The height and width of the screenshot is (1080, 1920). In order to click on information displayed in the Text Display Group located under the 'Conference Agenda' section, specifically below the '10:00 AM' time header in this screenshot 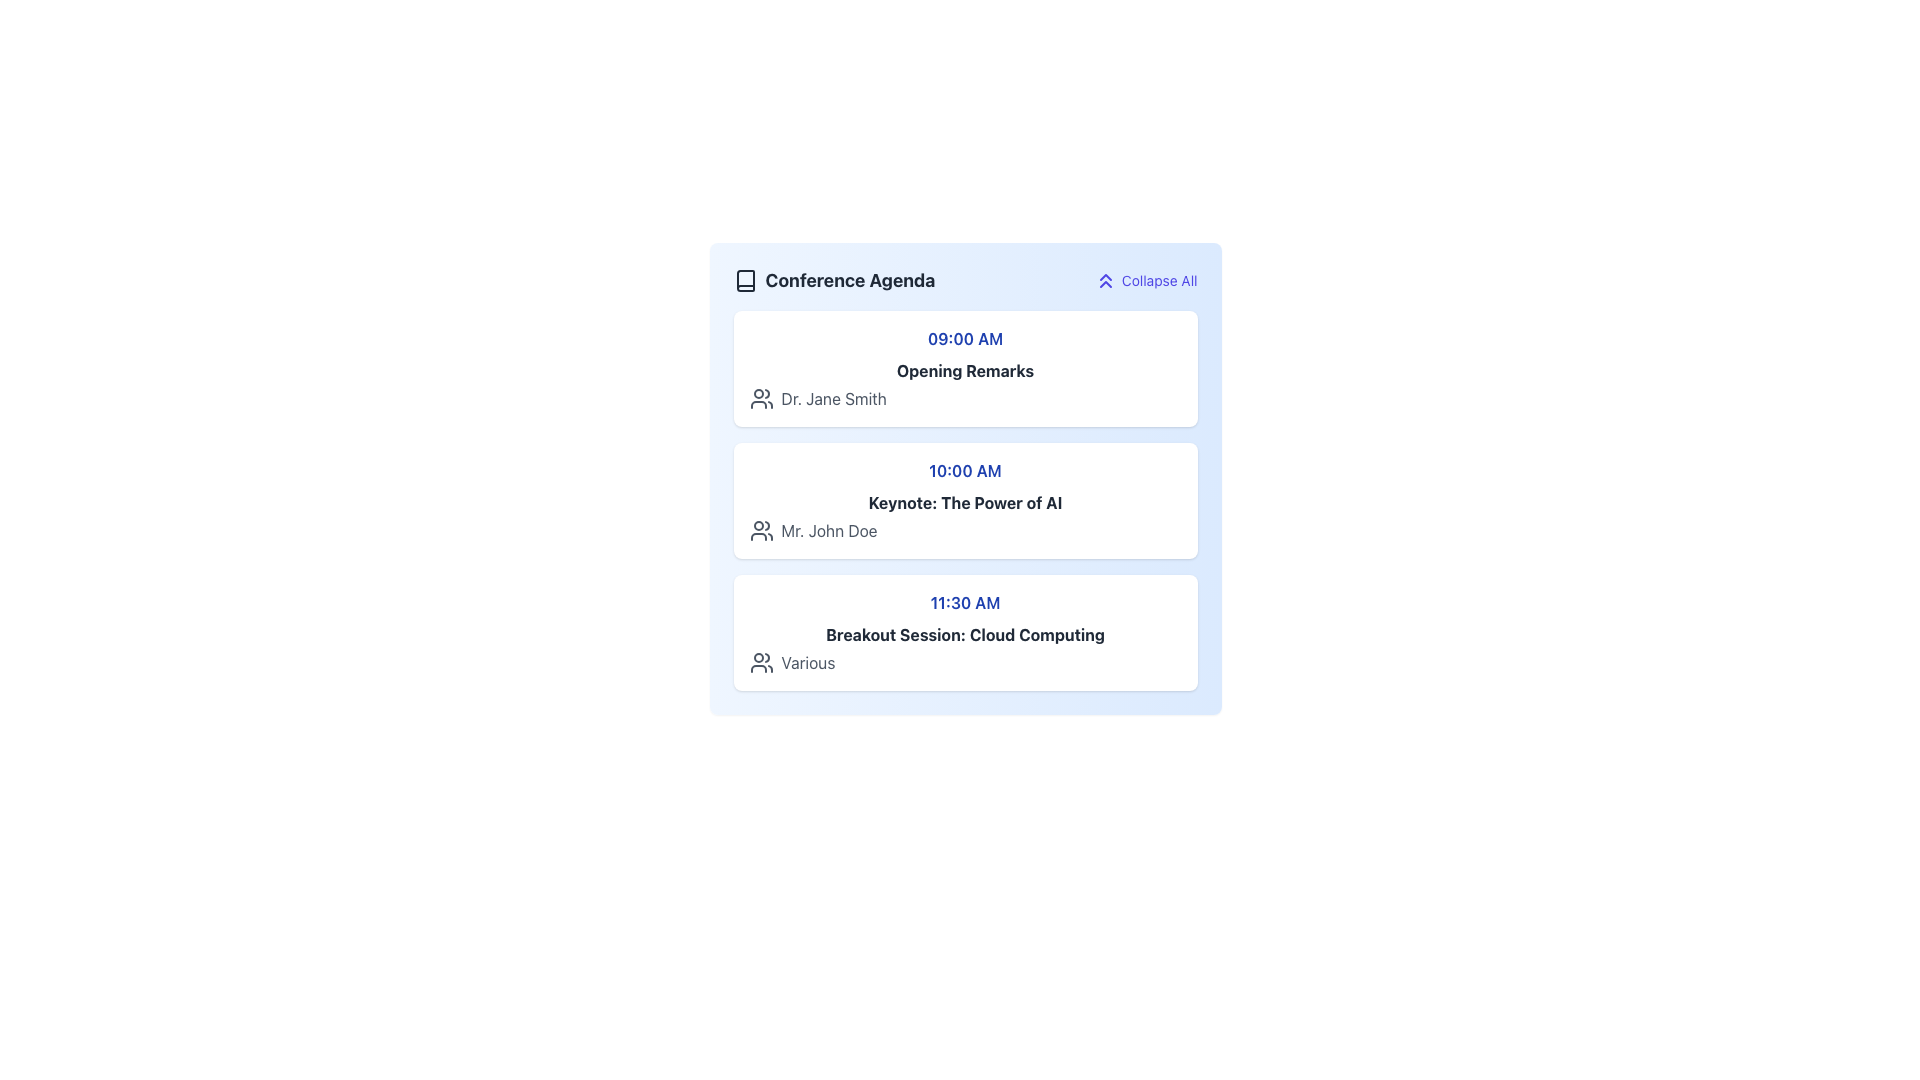, I will do `click(965, 515)`.